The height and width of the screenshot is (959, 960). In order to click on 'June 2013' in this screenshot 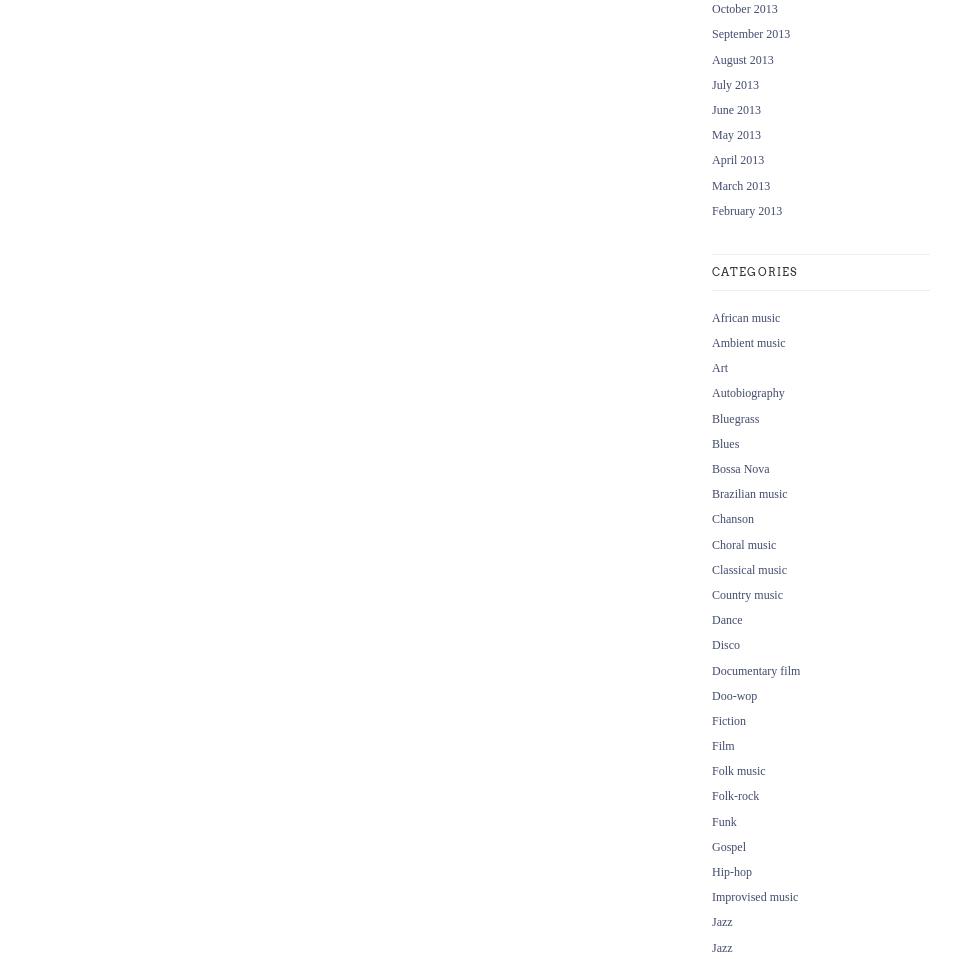, I will do `click(712, 109)`.